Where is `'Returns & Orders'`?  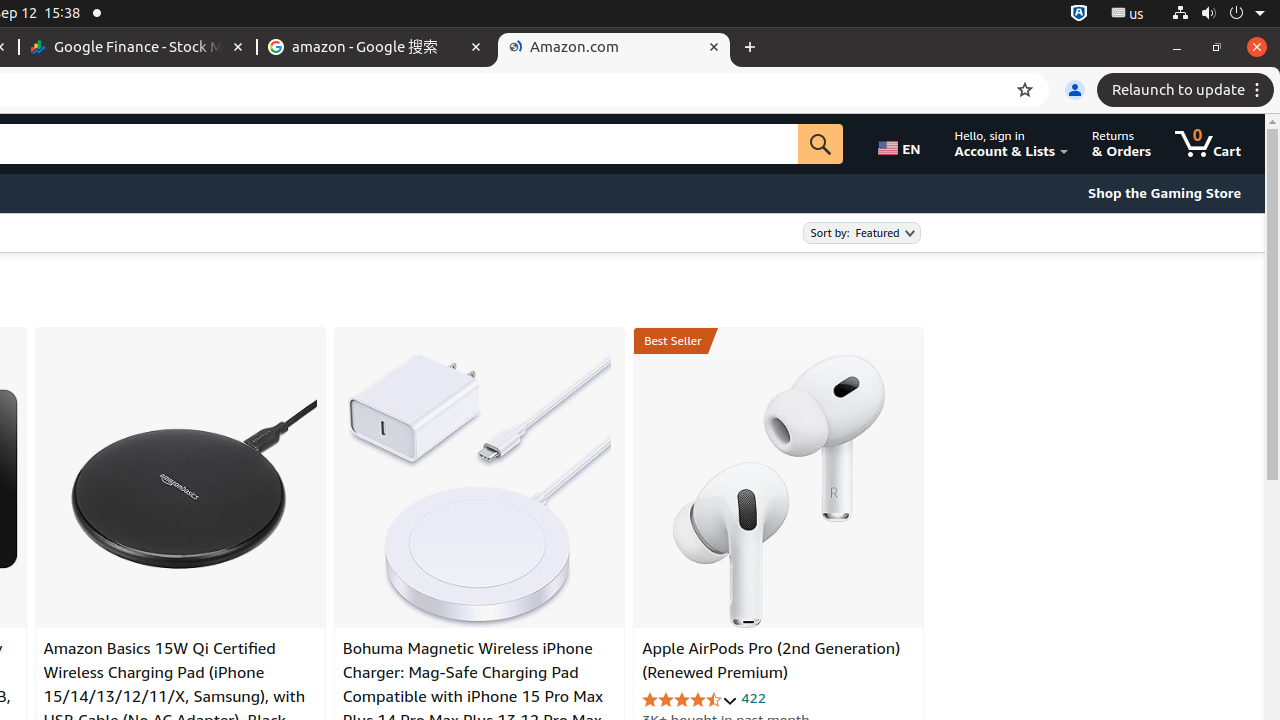 'Returns & Orders' is located at coordinates (1121, 143).